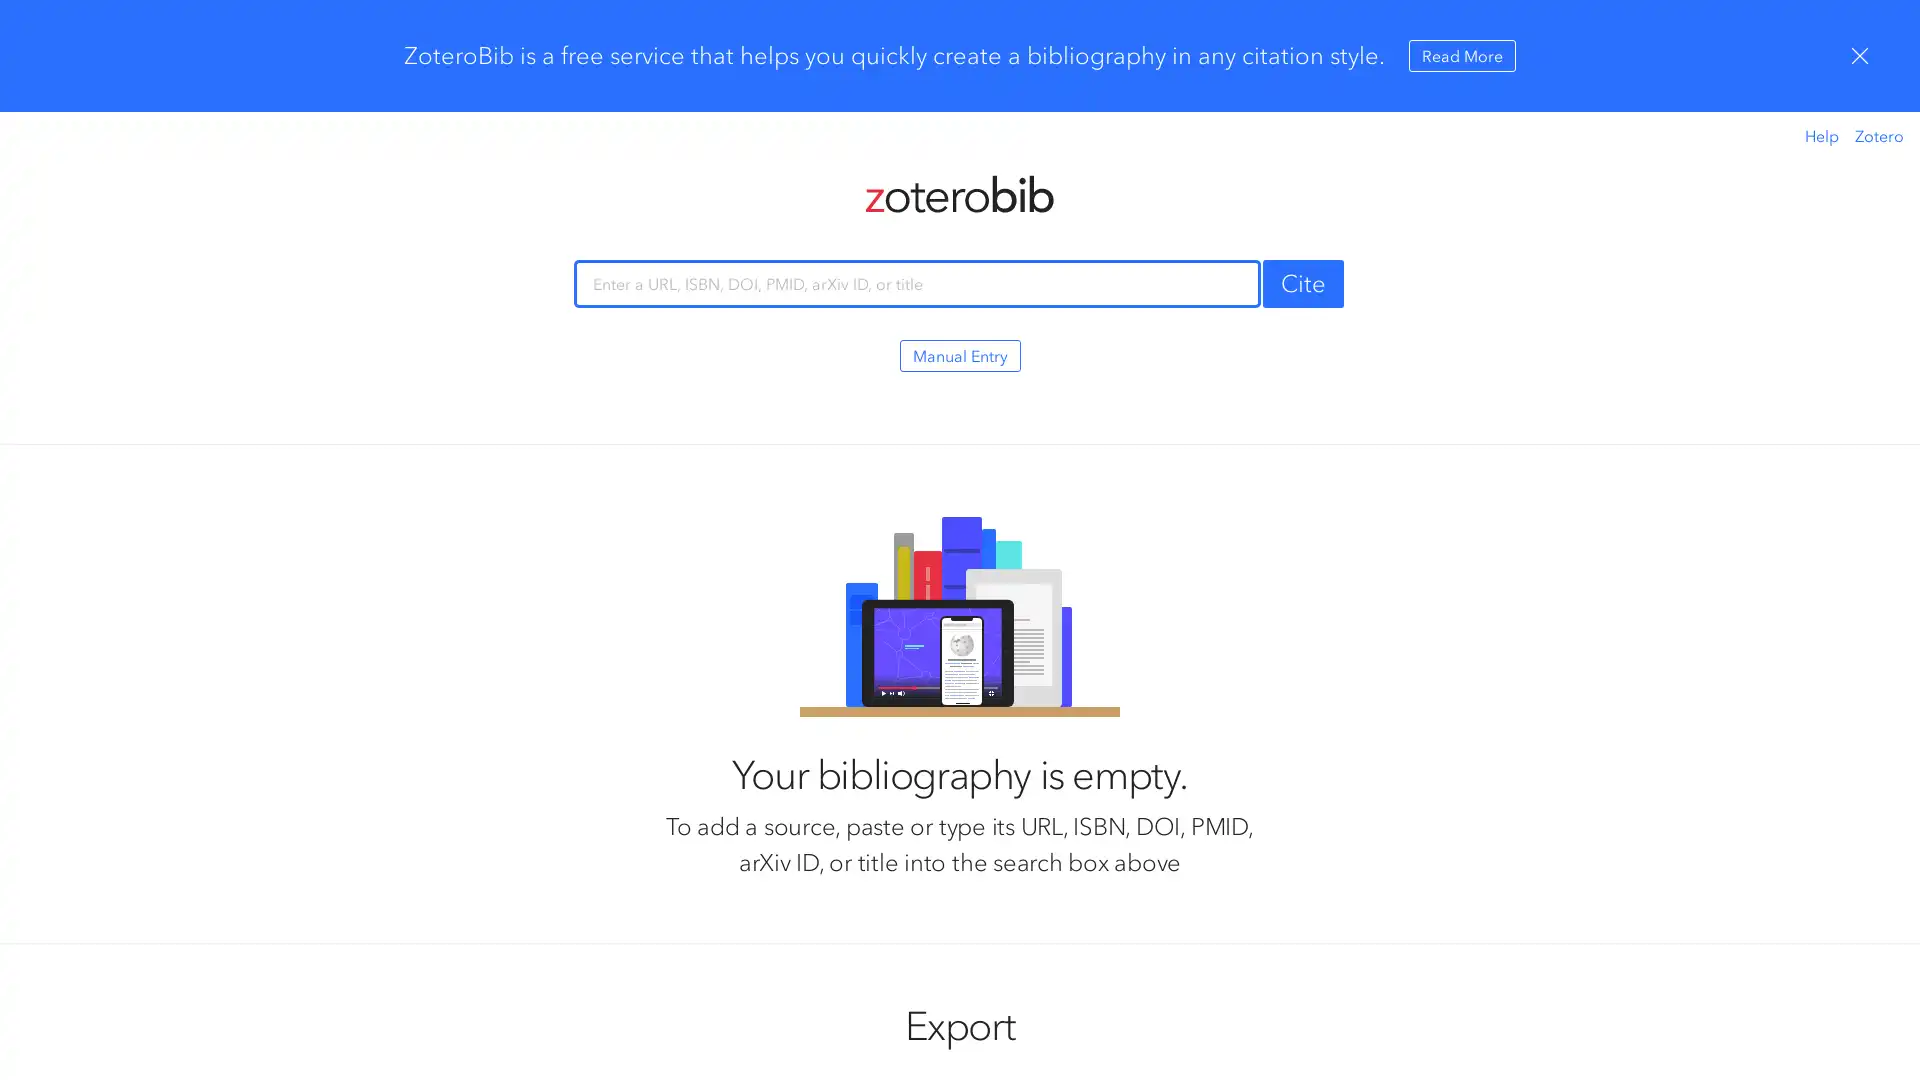 This screenshot has width=1920, height=1080. I want to click on Read More, so click(1462, 55).